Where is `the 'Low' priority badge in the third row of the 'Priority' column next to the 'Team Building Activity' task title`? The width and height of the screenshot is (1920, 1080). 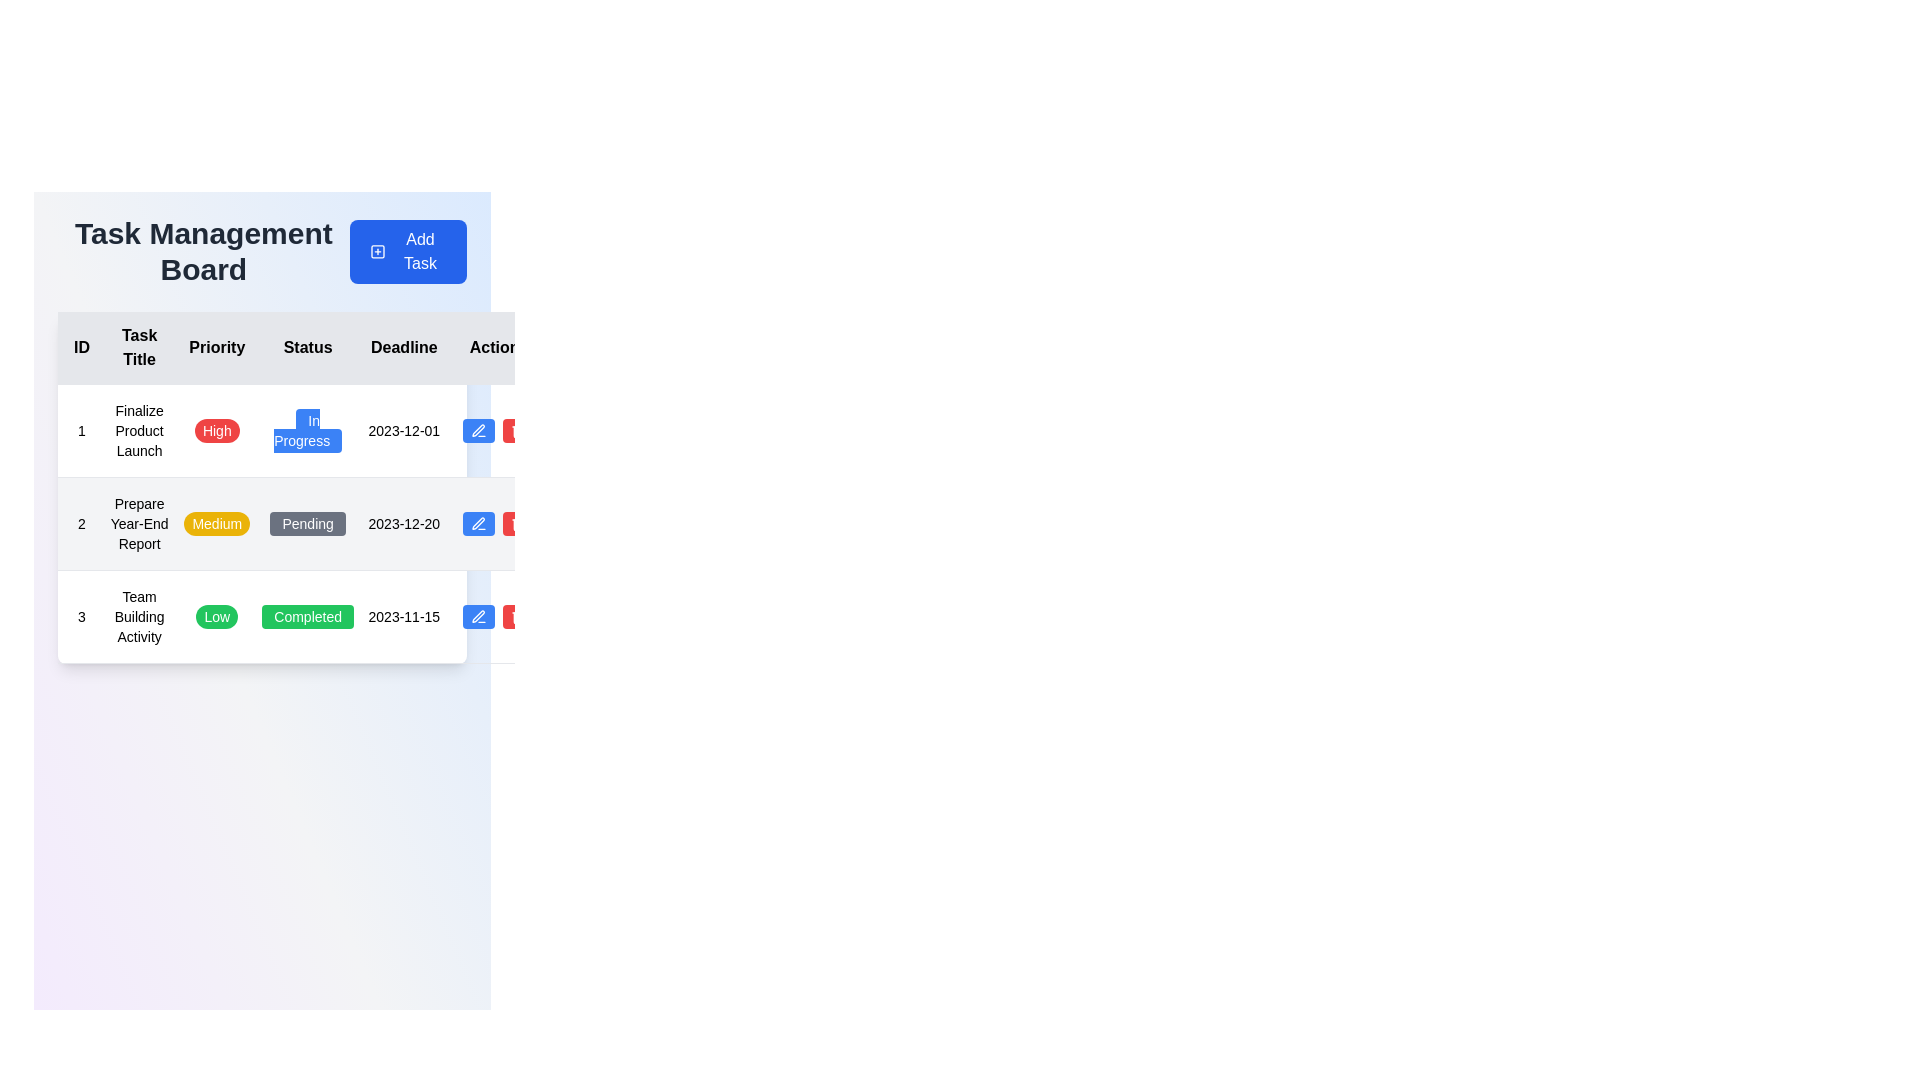 the 'Low' priority badge in the third row of the 'Priority' column next to the 'Team Building Activity' task title is located at coordinates (217, 616).